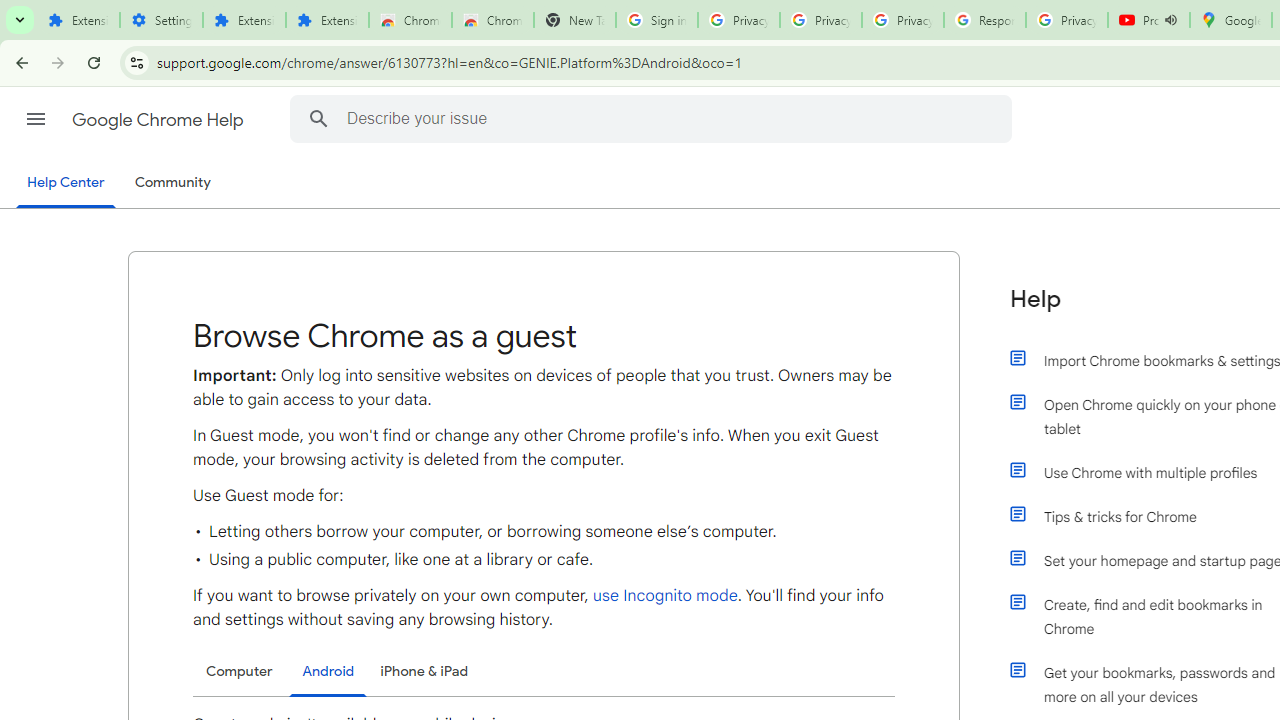 The width and height of the screenshot is (1280, 720). What do you see at coordinates (317, 118) in the screenshot?
I see `'Search Help Center'` at bounding box center [317, 118].